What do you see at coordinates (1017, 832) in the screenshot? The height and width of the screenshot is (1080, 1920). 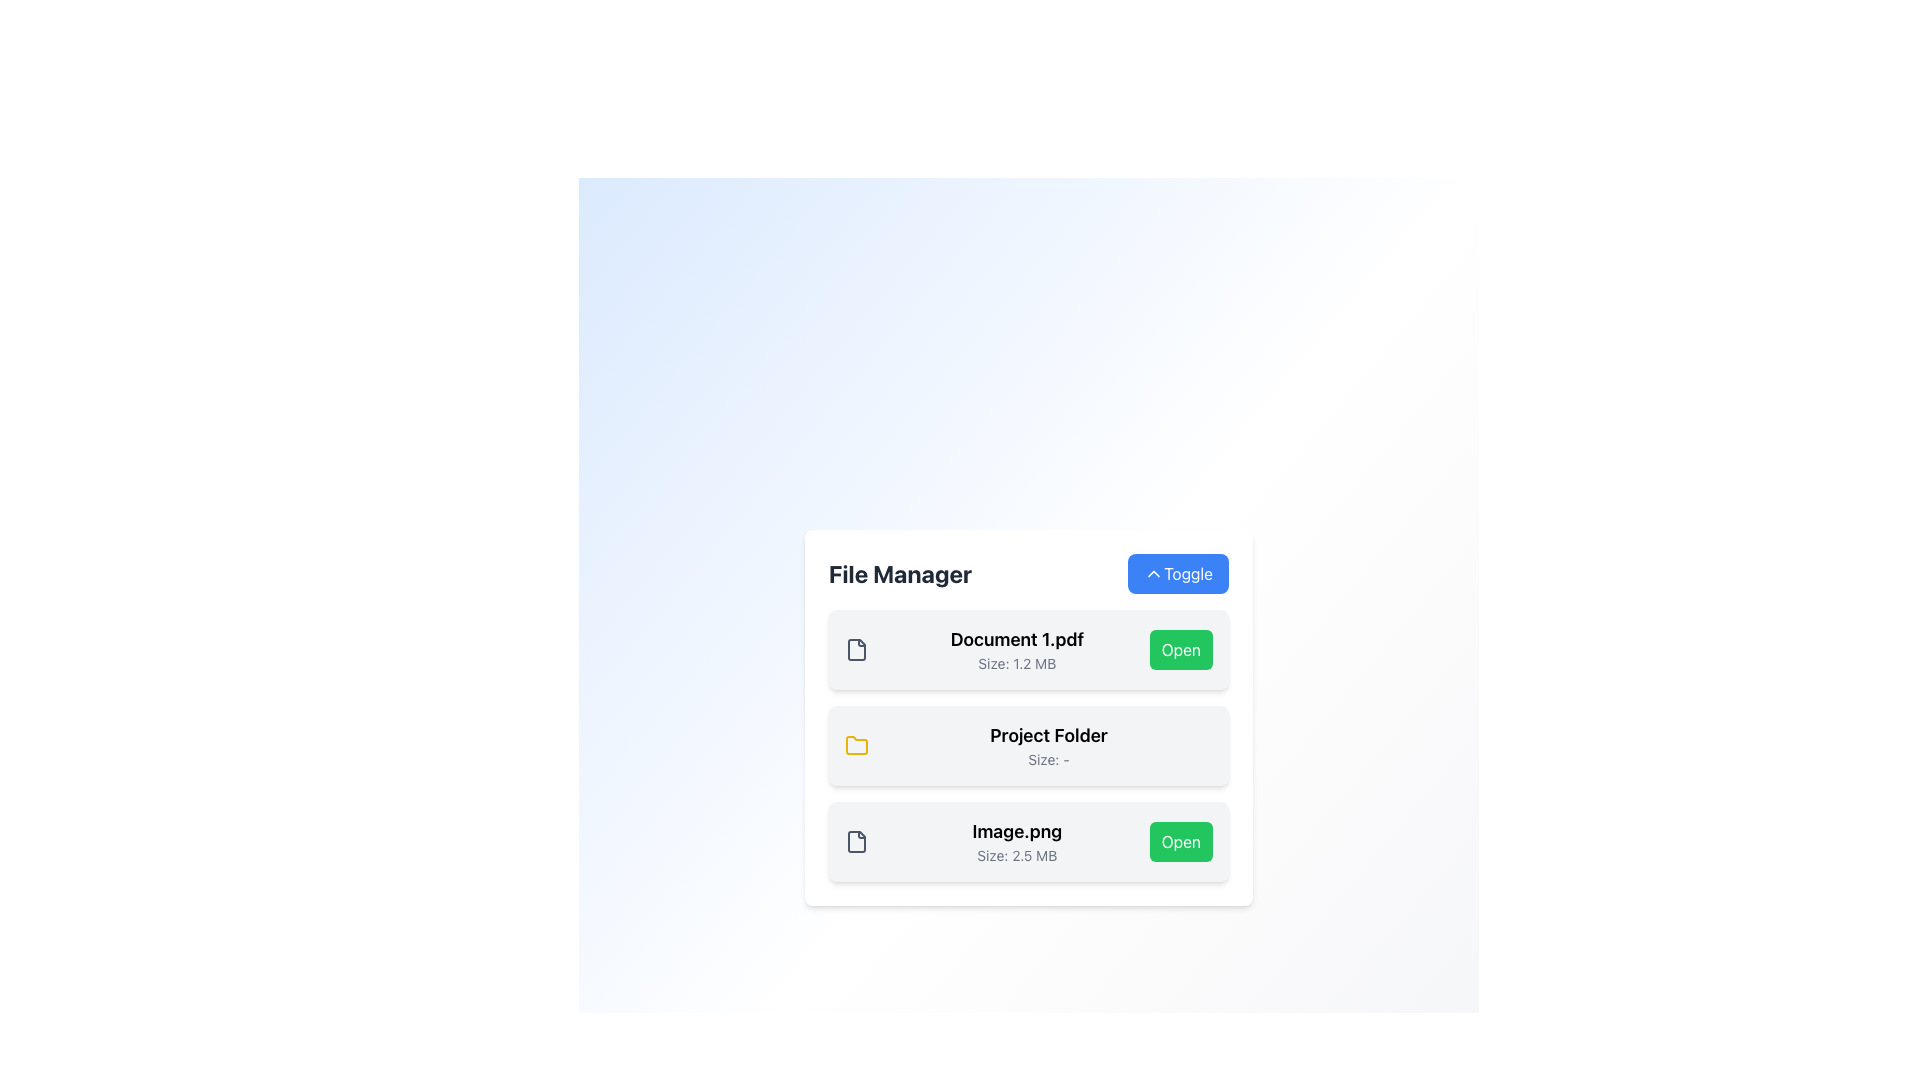 I see `the text label displaying 'Image.png', which is styled in a large bold font and is positioned above the 'Size: 2.5 MB' description text` at bounding box center [1017, 832].